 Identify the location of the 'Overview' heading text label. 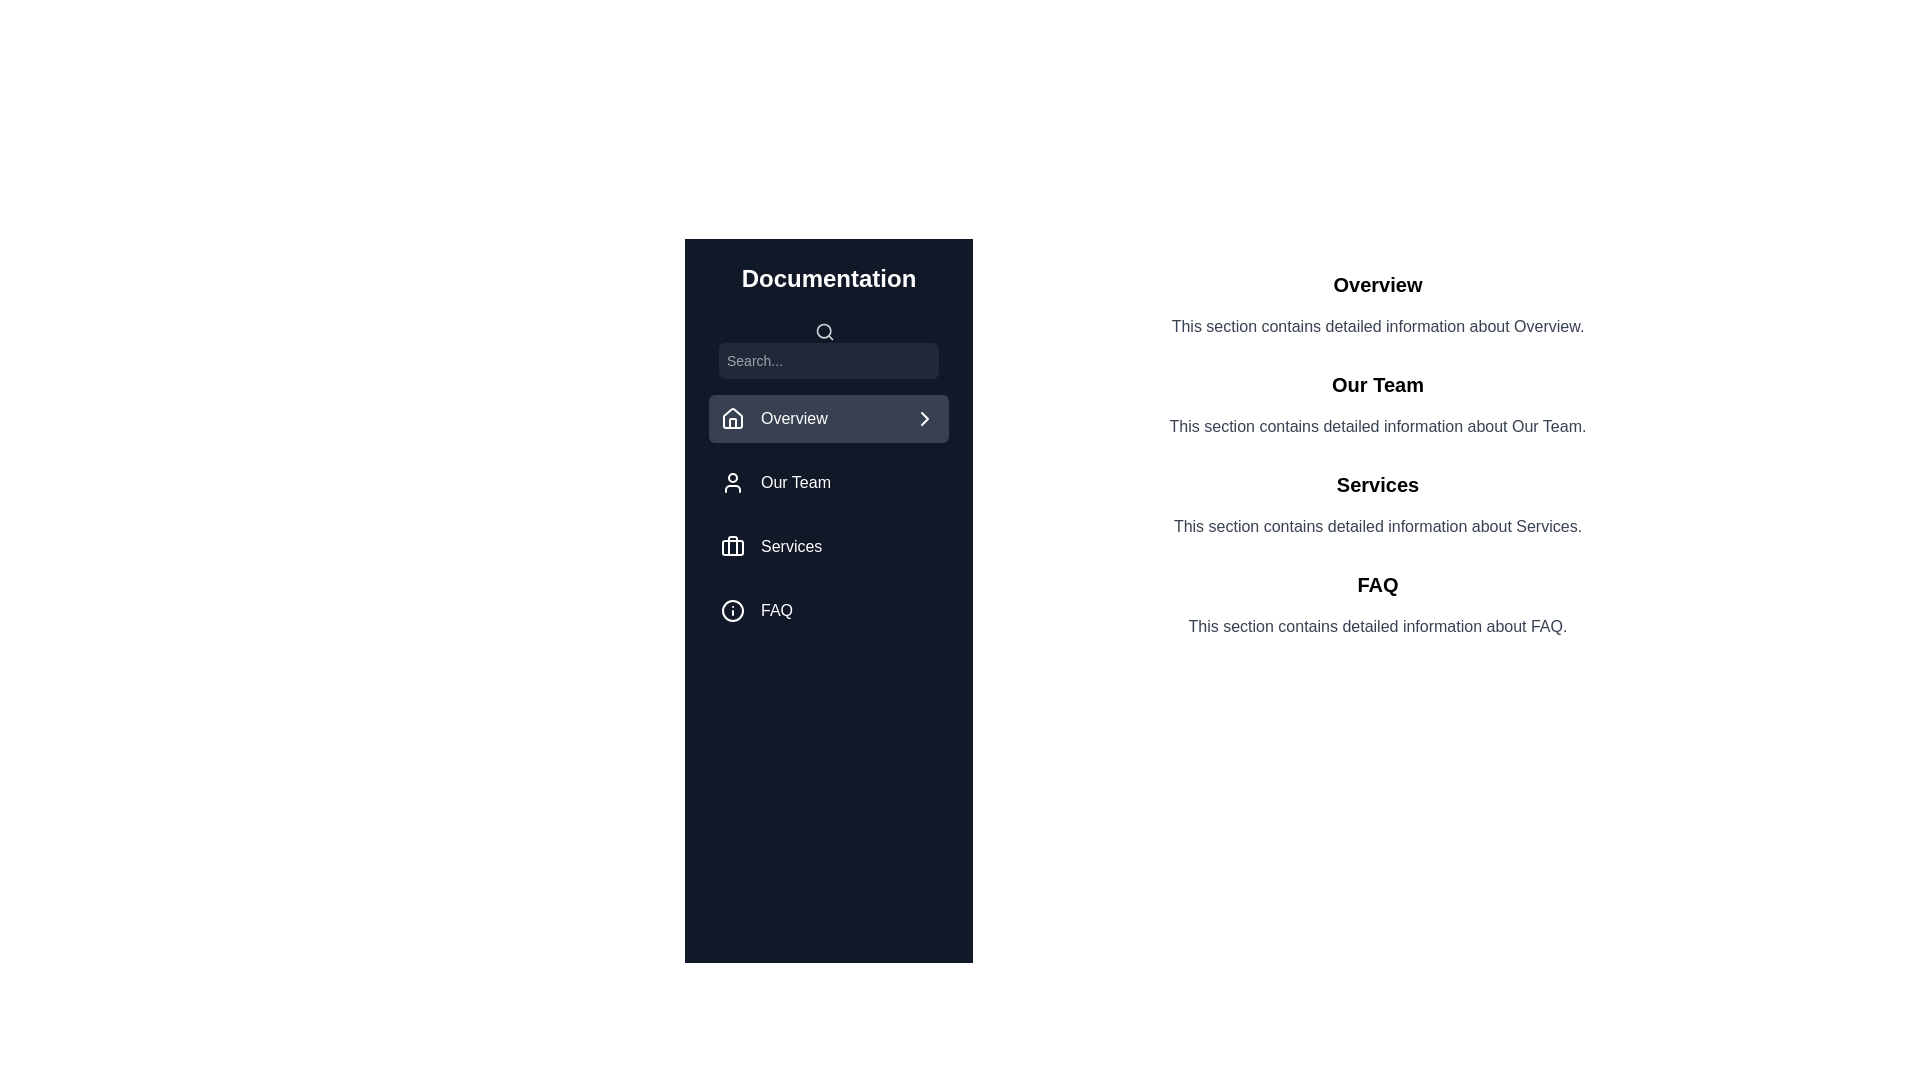
(1376, 285).